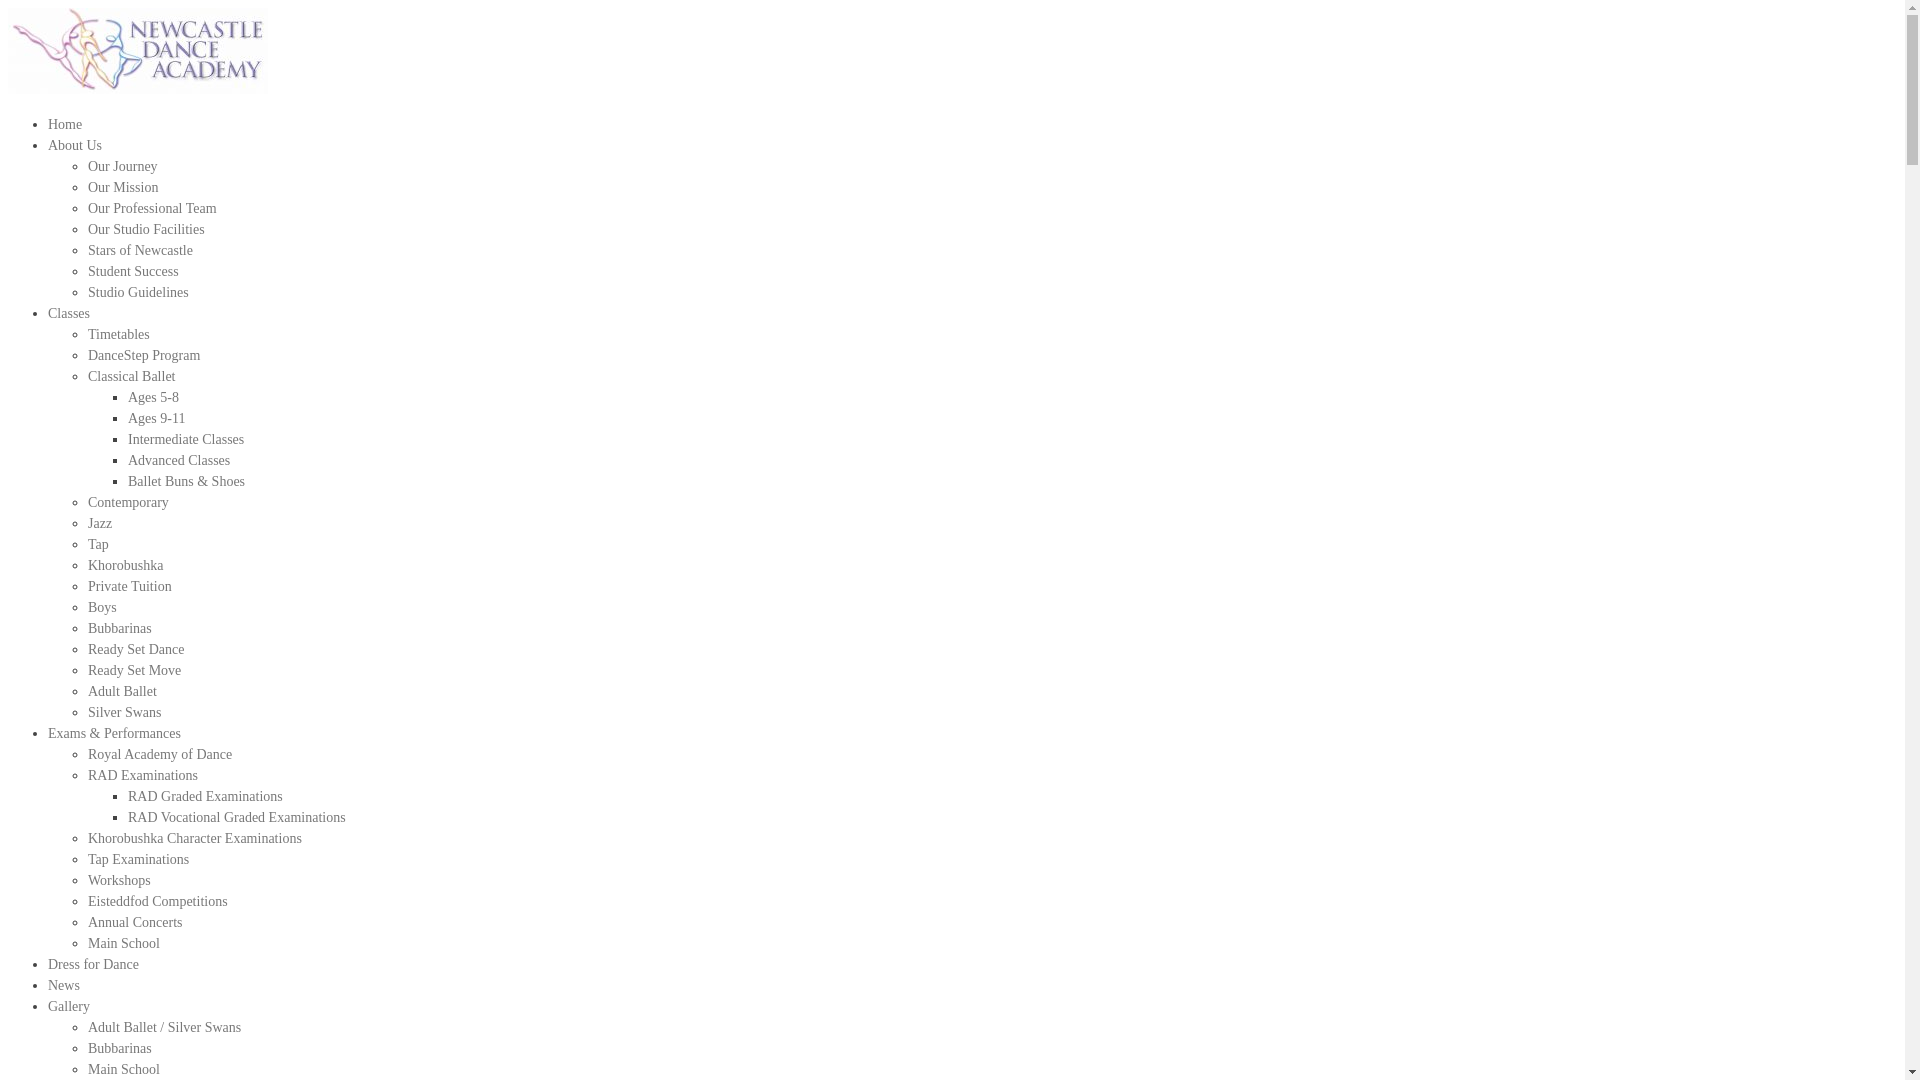 This screenshot has width=1920, height=1080. Describe the element at coordinates (48, 984) in the screenshot. I see `'News'` at that location.